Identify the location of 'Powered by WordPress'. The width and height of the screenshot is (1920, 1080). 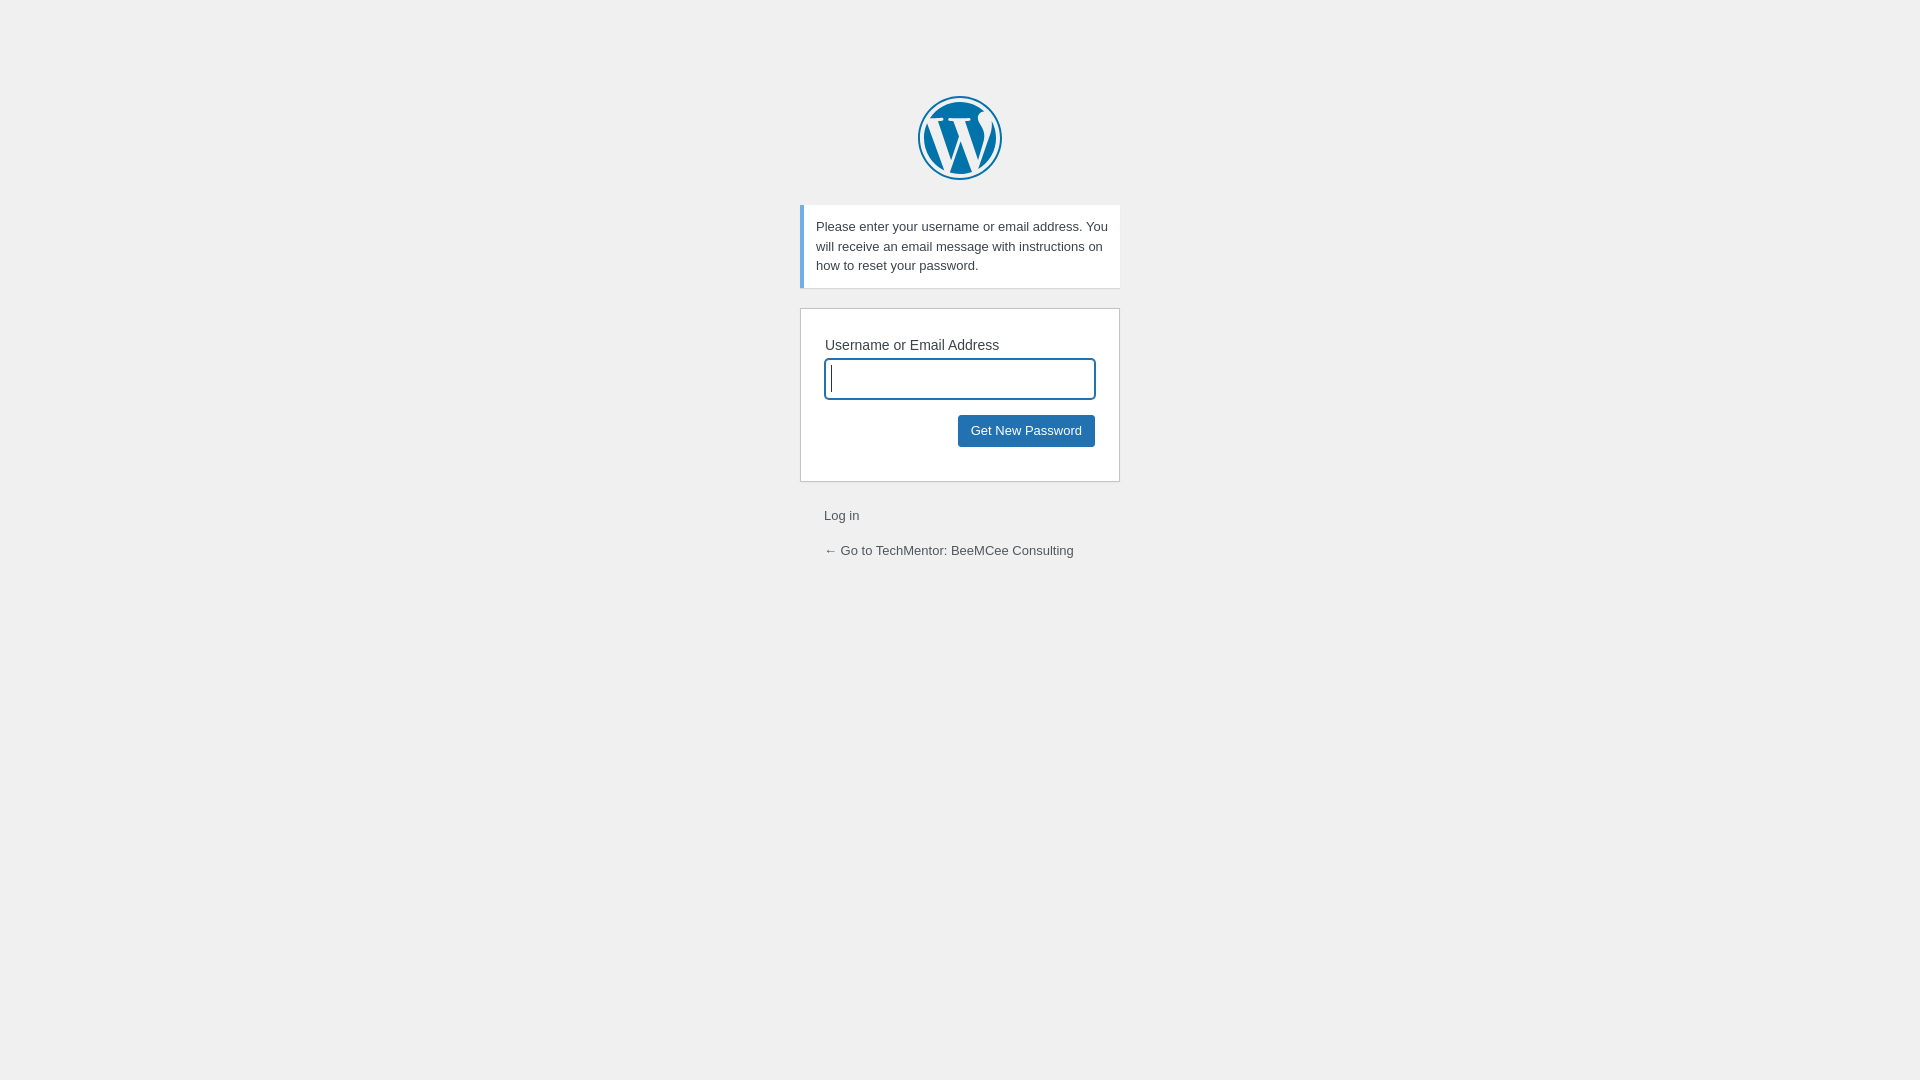
(960, 137).